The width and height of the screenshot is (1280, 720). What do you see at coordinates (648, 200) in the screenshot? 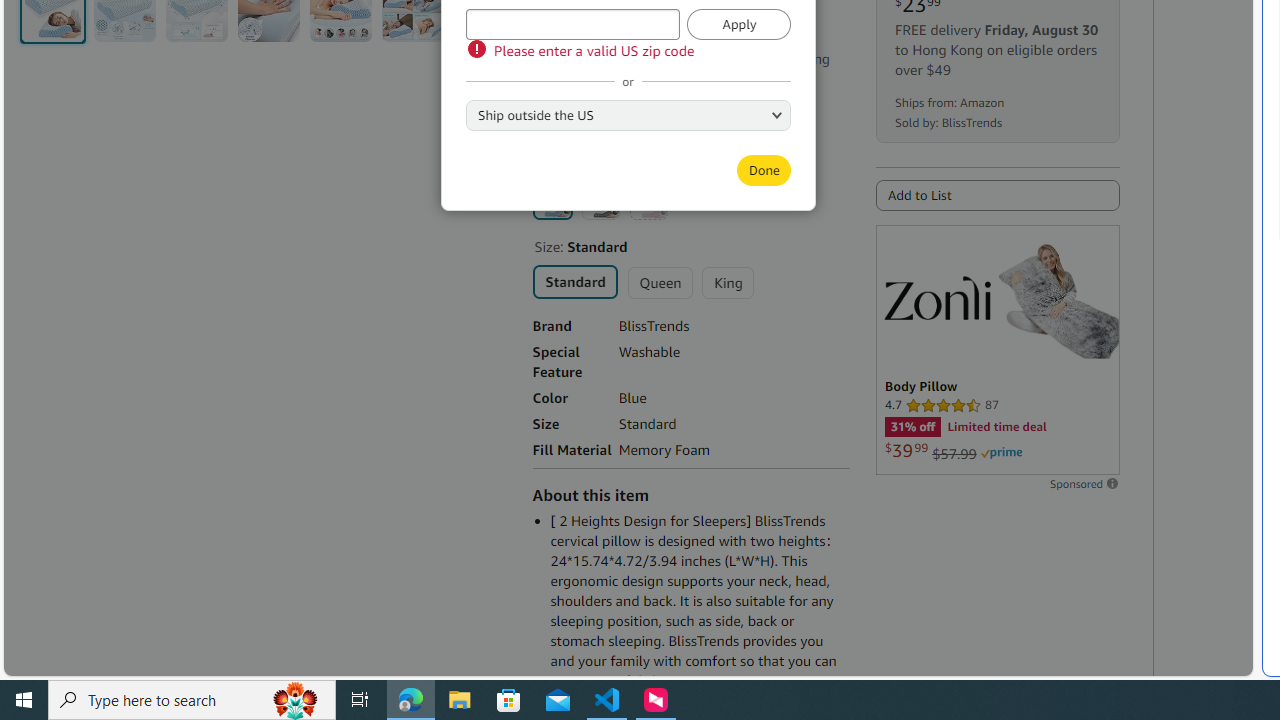
I see `'Pink'` at bounding box center [648, 200].